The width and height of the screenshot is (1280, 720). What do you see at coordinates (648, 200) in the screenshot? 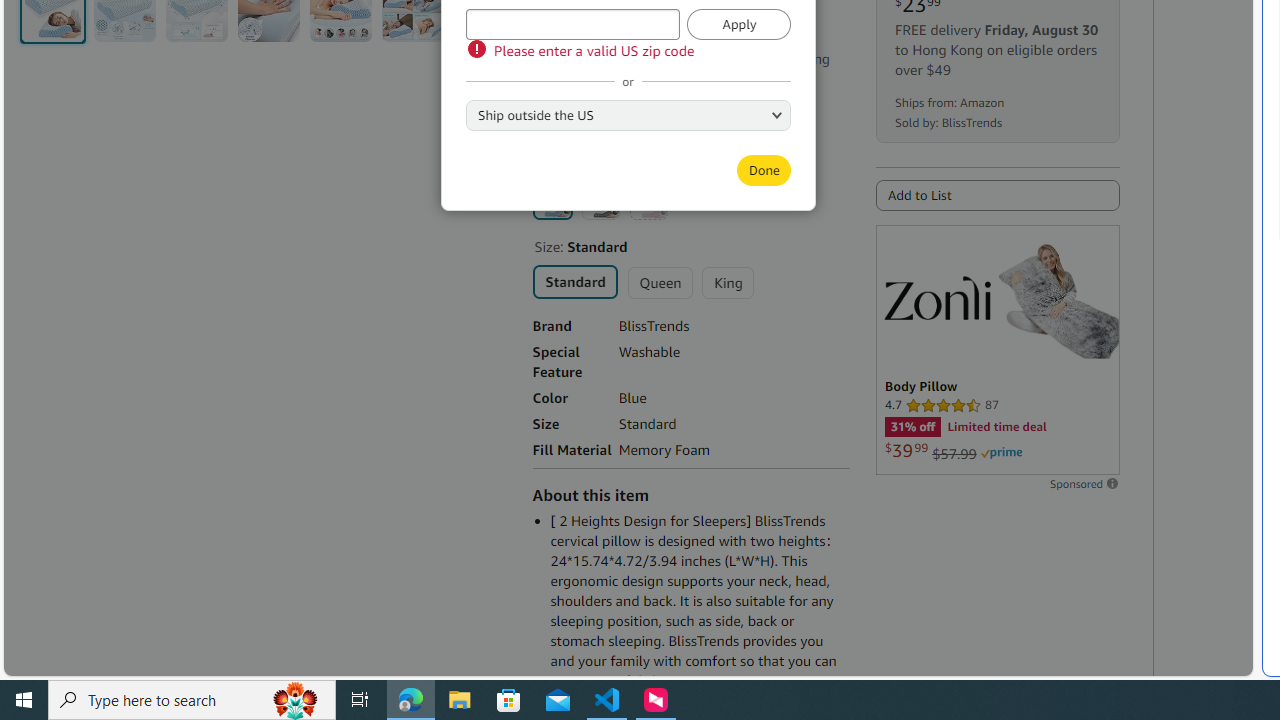
I see `'Pink'` at bounding box center [648, 200].